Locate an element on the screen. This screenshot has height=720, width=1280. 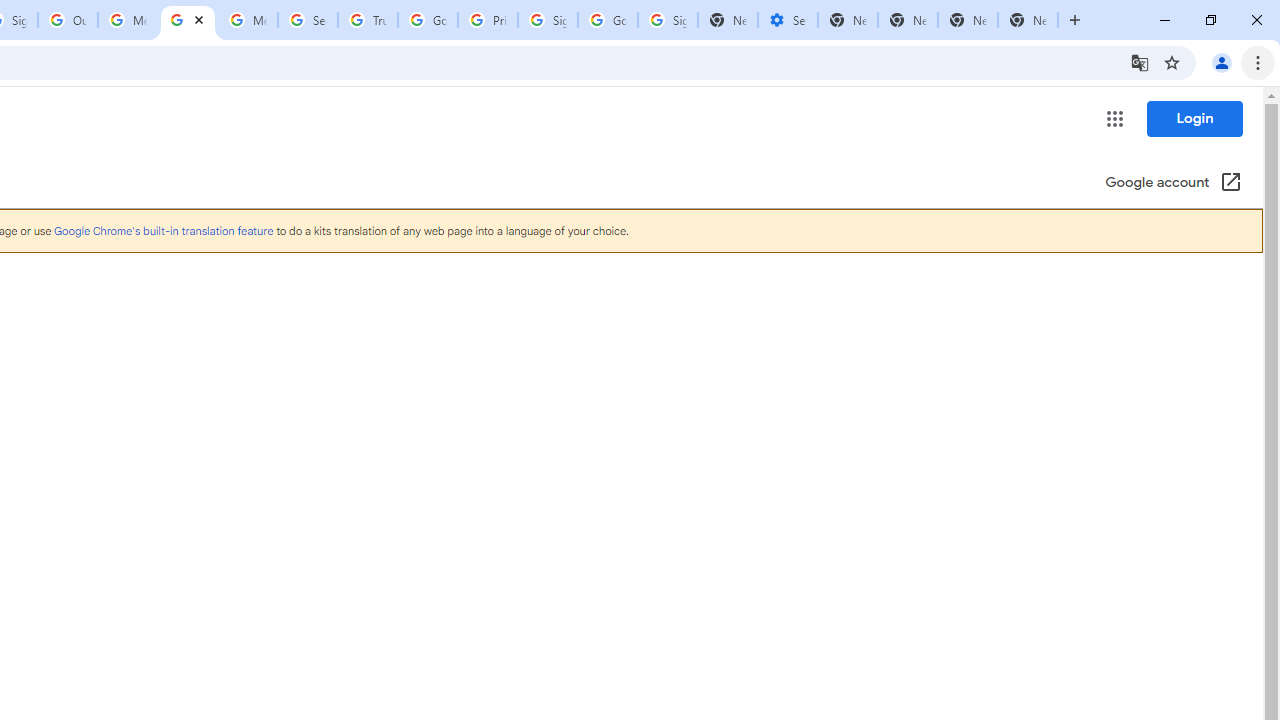
'Login' is located at coordinates (1194, 118).